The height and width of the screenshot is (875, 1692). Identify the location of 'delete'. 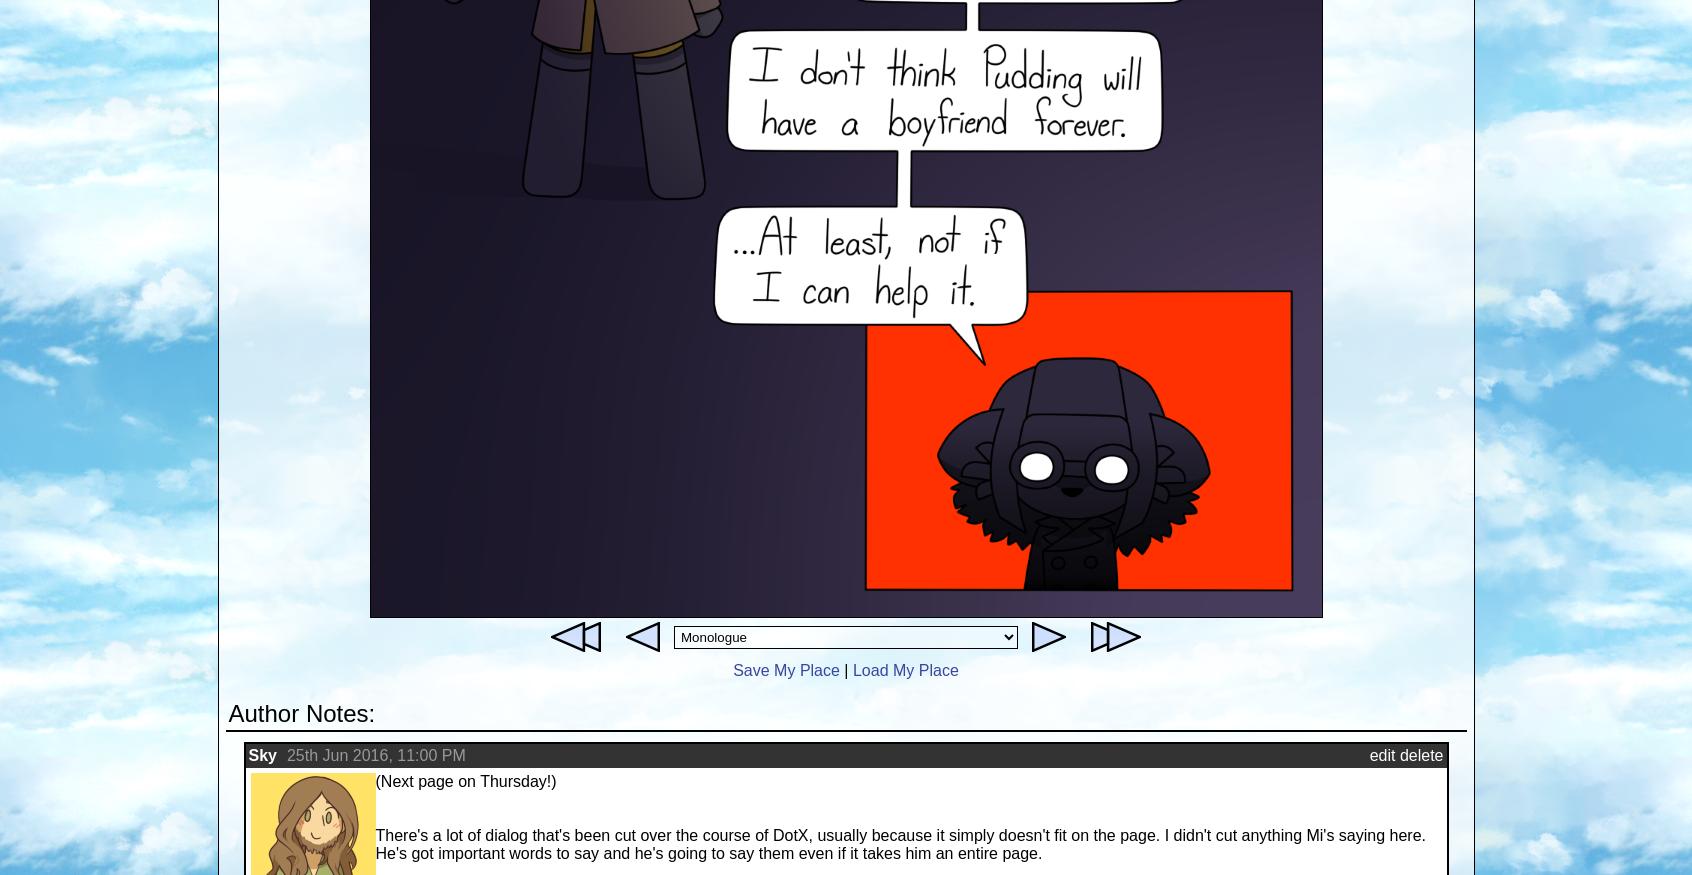
(1398, 754).